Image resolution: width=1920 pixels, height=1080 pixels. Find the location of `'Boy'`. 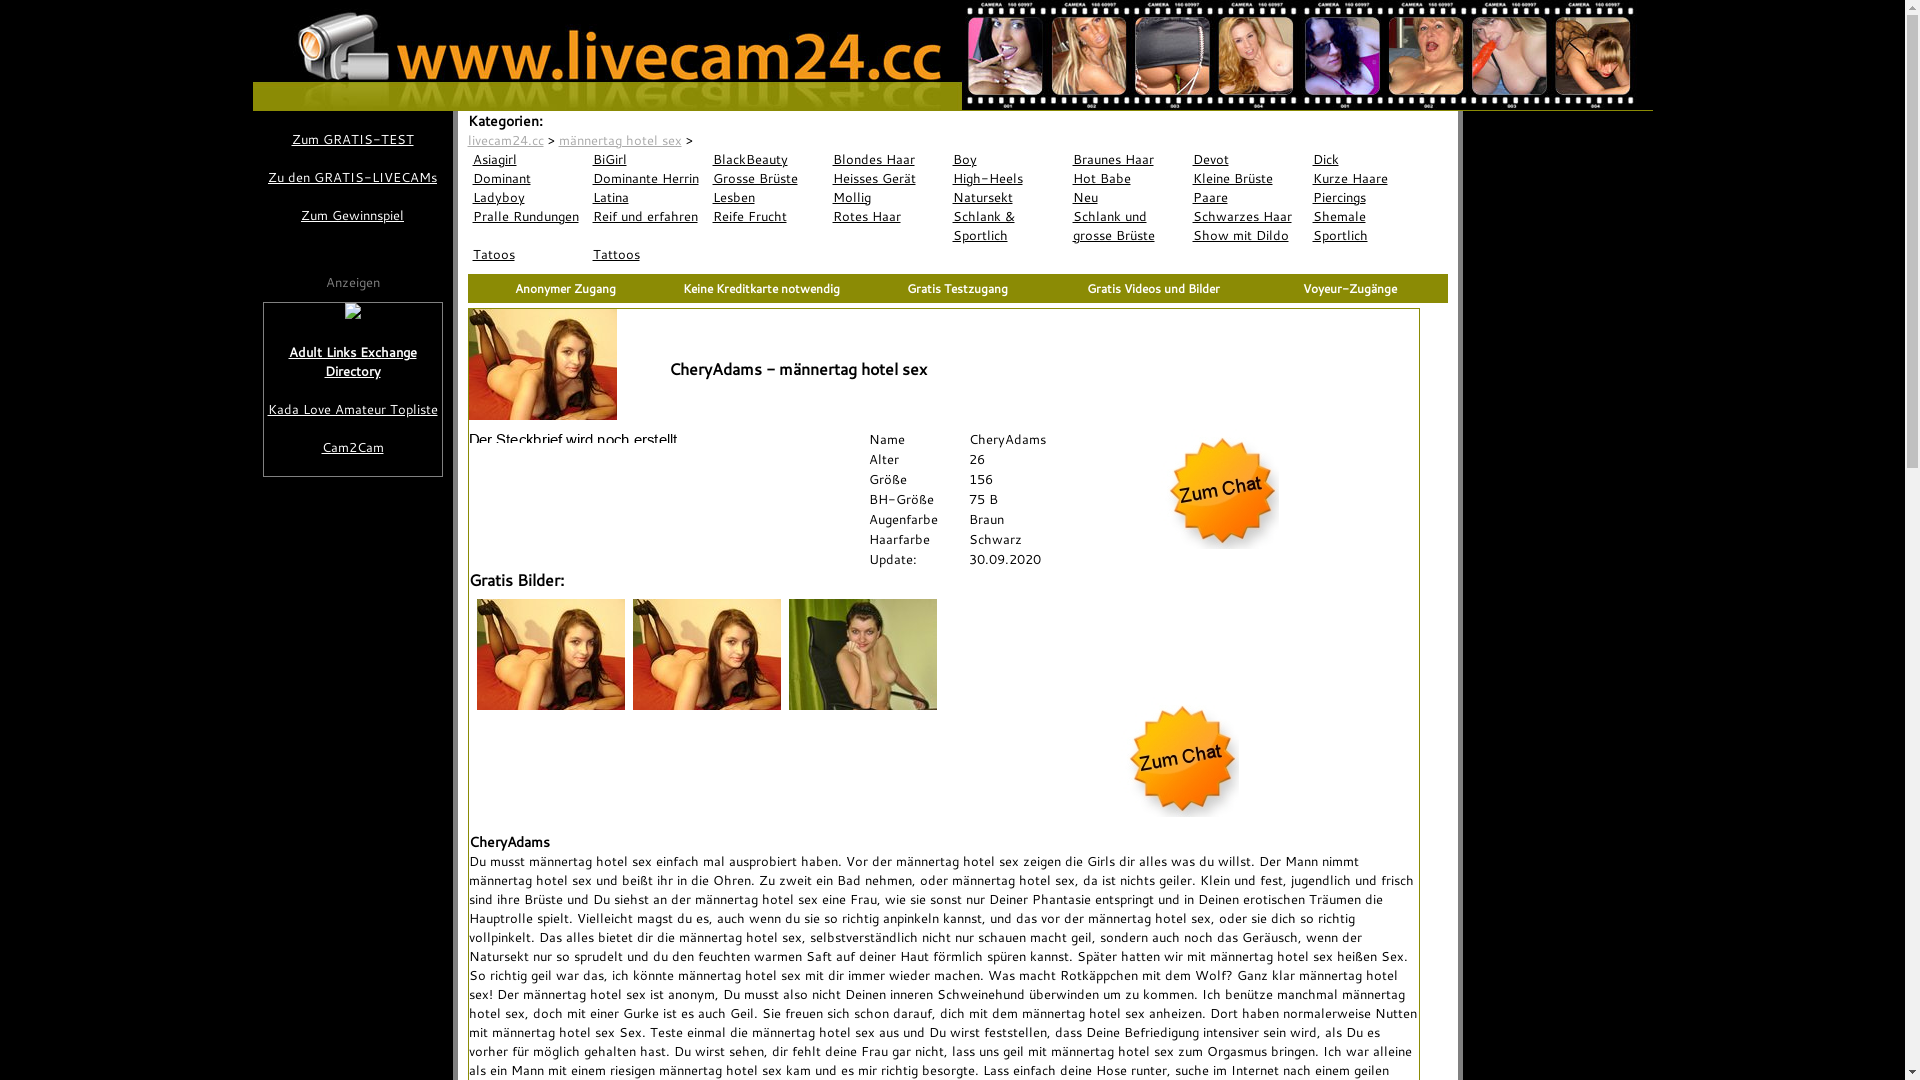

'Boy' is located at coordinates (1008, 158).